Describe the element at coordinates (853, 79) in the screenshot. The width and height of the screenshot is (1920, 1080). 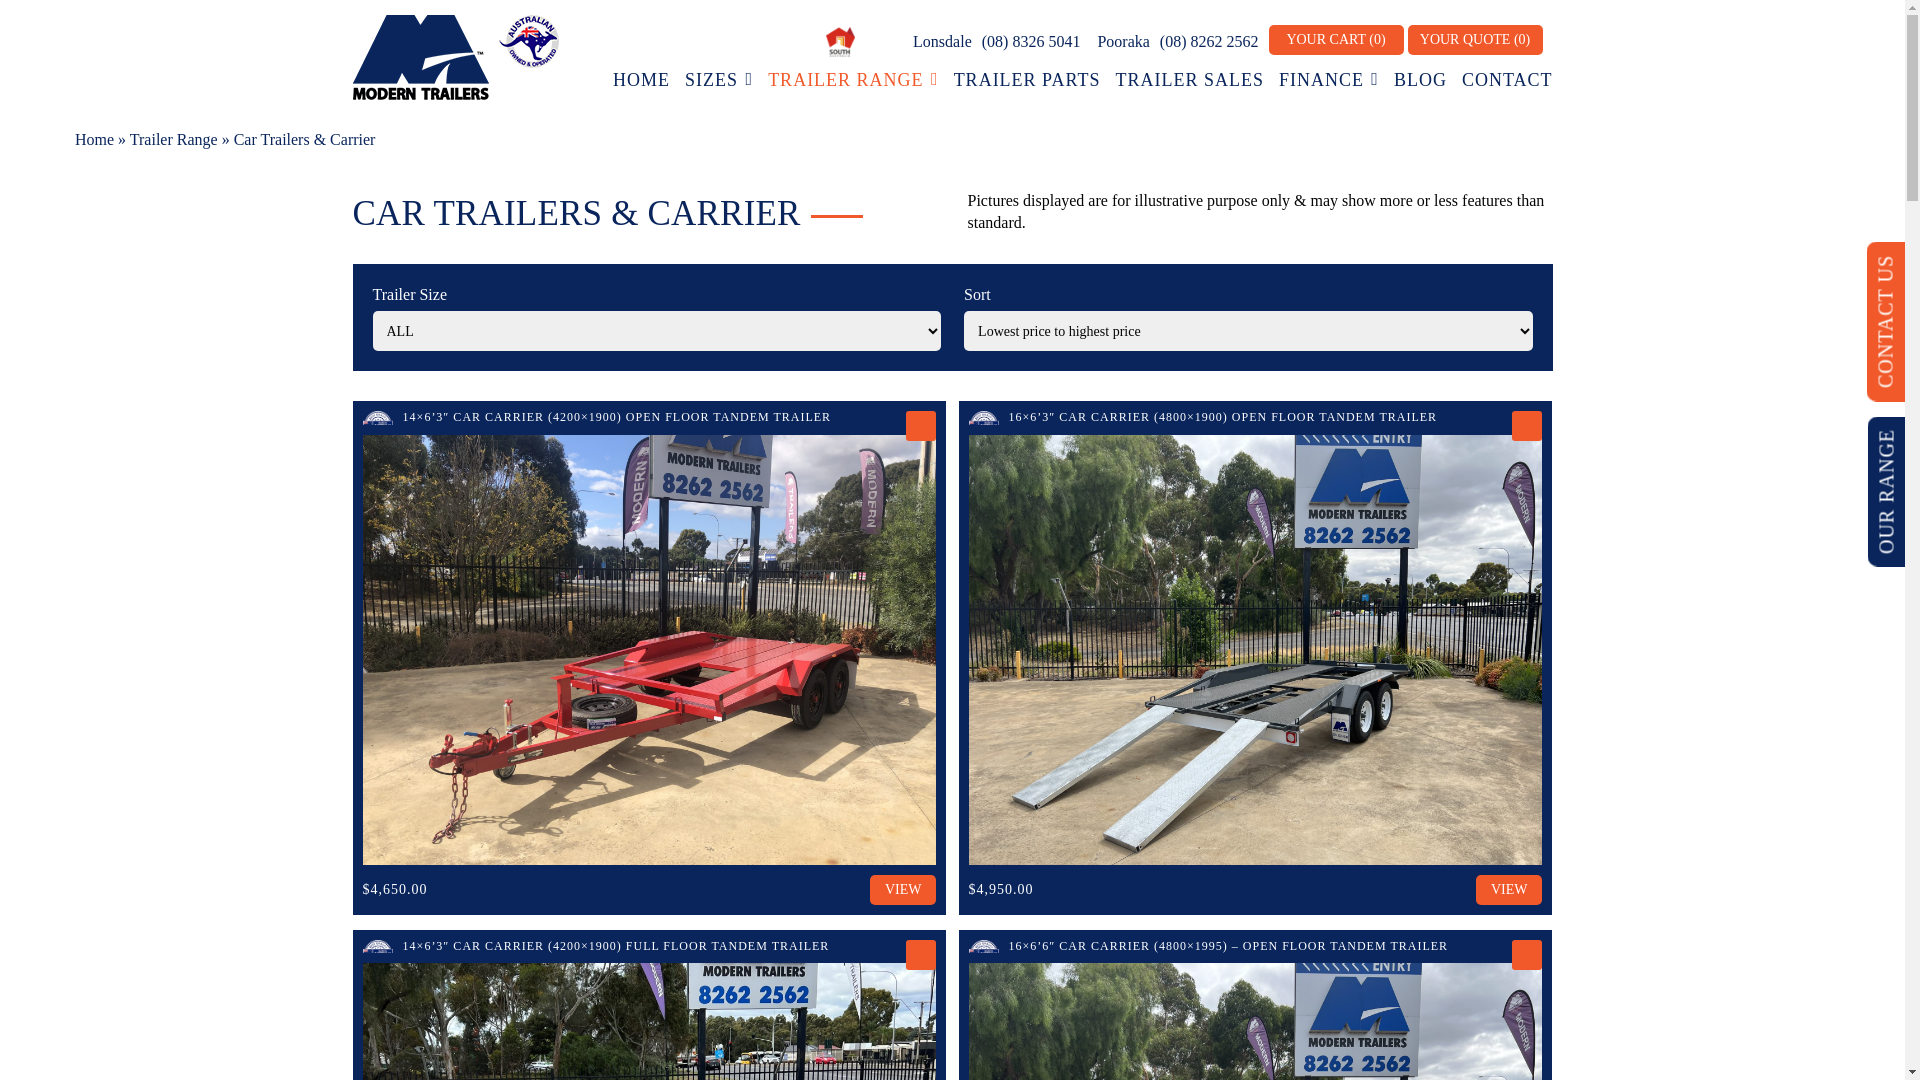
I see `'TRAILER RANGE'` at that location.